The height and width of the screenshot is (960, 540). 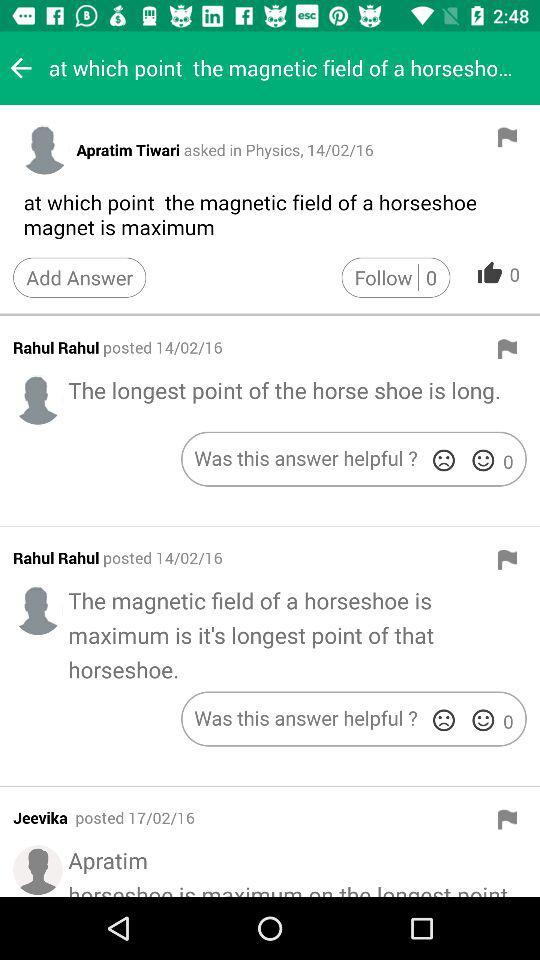 What do you see at coordinates (443, 460) in the screenshot?
I see `downvote answer` at bounding box center [443, 460].